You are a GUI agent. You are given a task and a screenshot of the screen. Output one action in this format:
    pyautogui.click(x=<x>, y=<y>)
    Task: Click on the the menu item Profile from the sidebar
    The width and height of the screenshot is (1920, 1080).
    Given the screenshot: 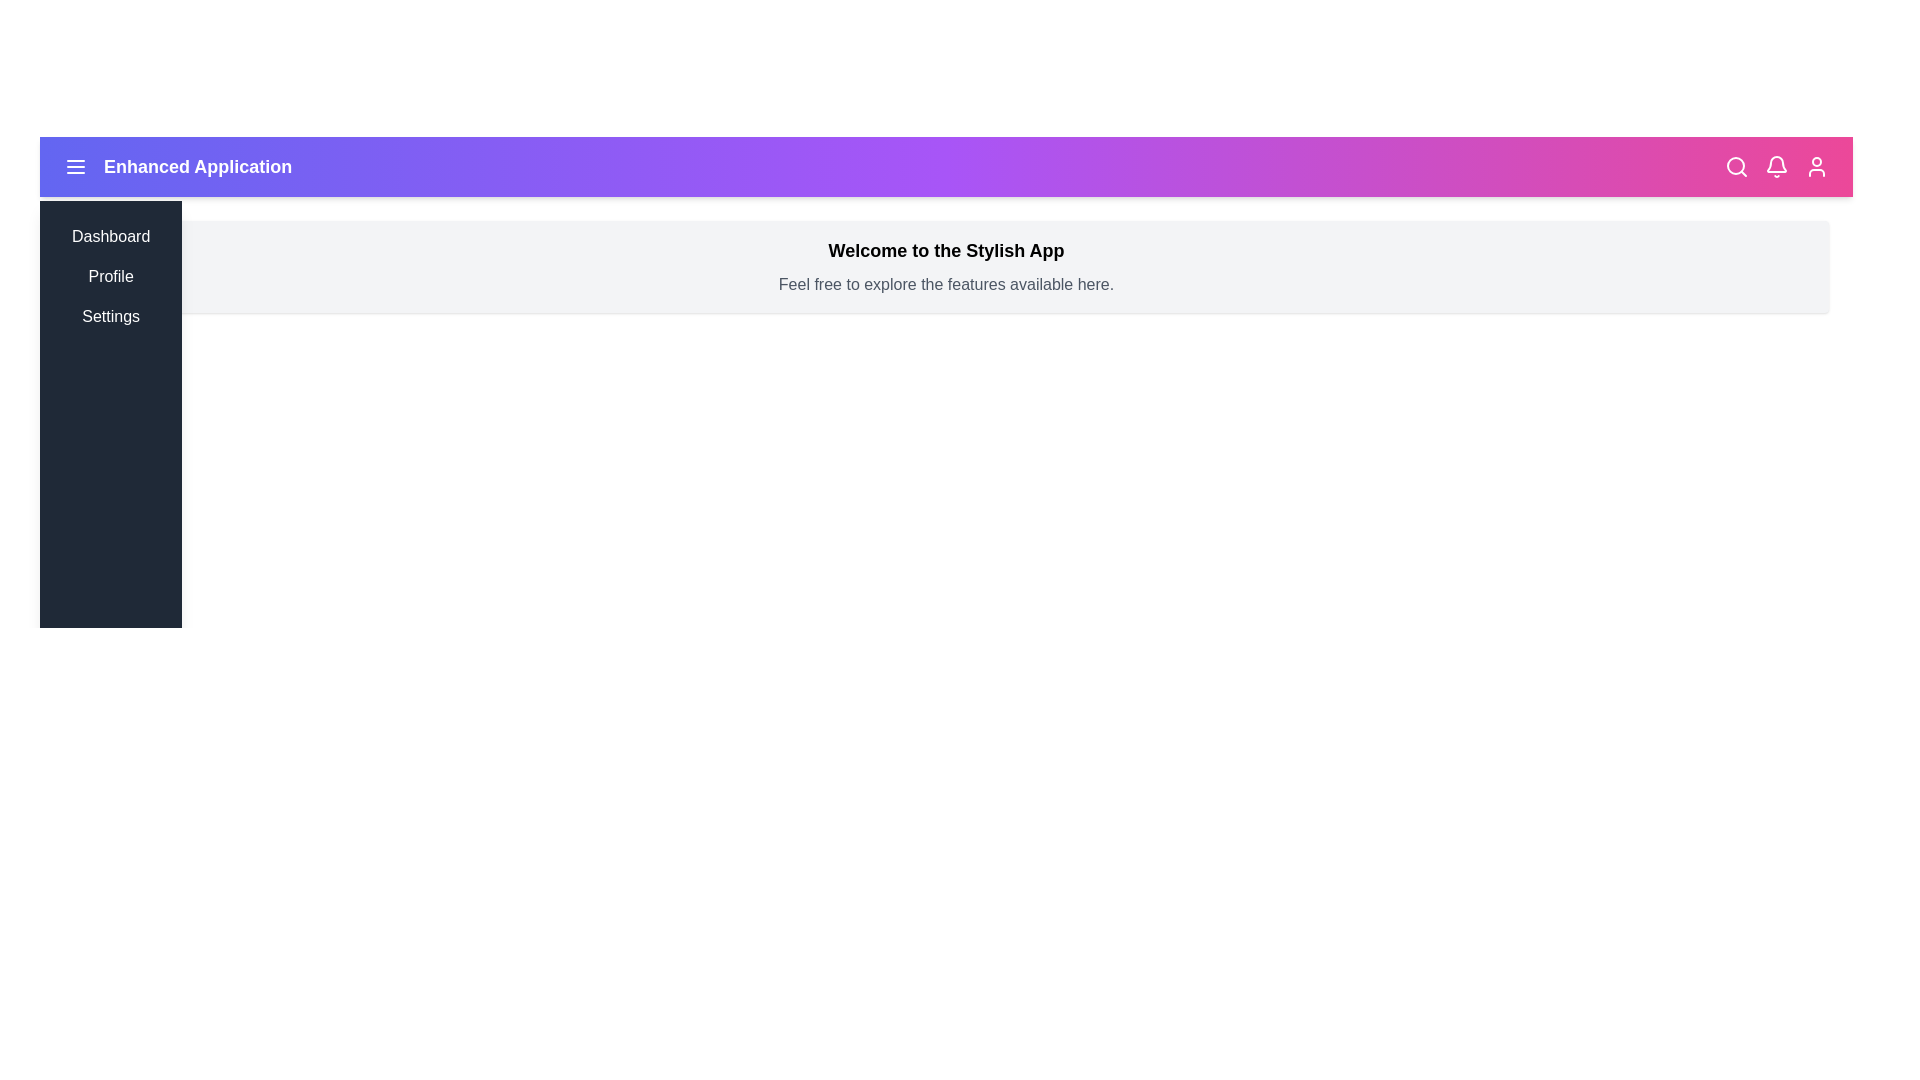 What is the action you would take?
    pyautogui.click(x=109, y=277)
    